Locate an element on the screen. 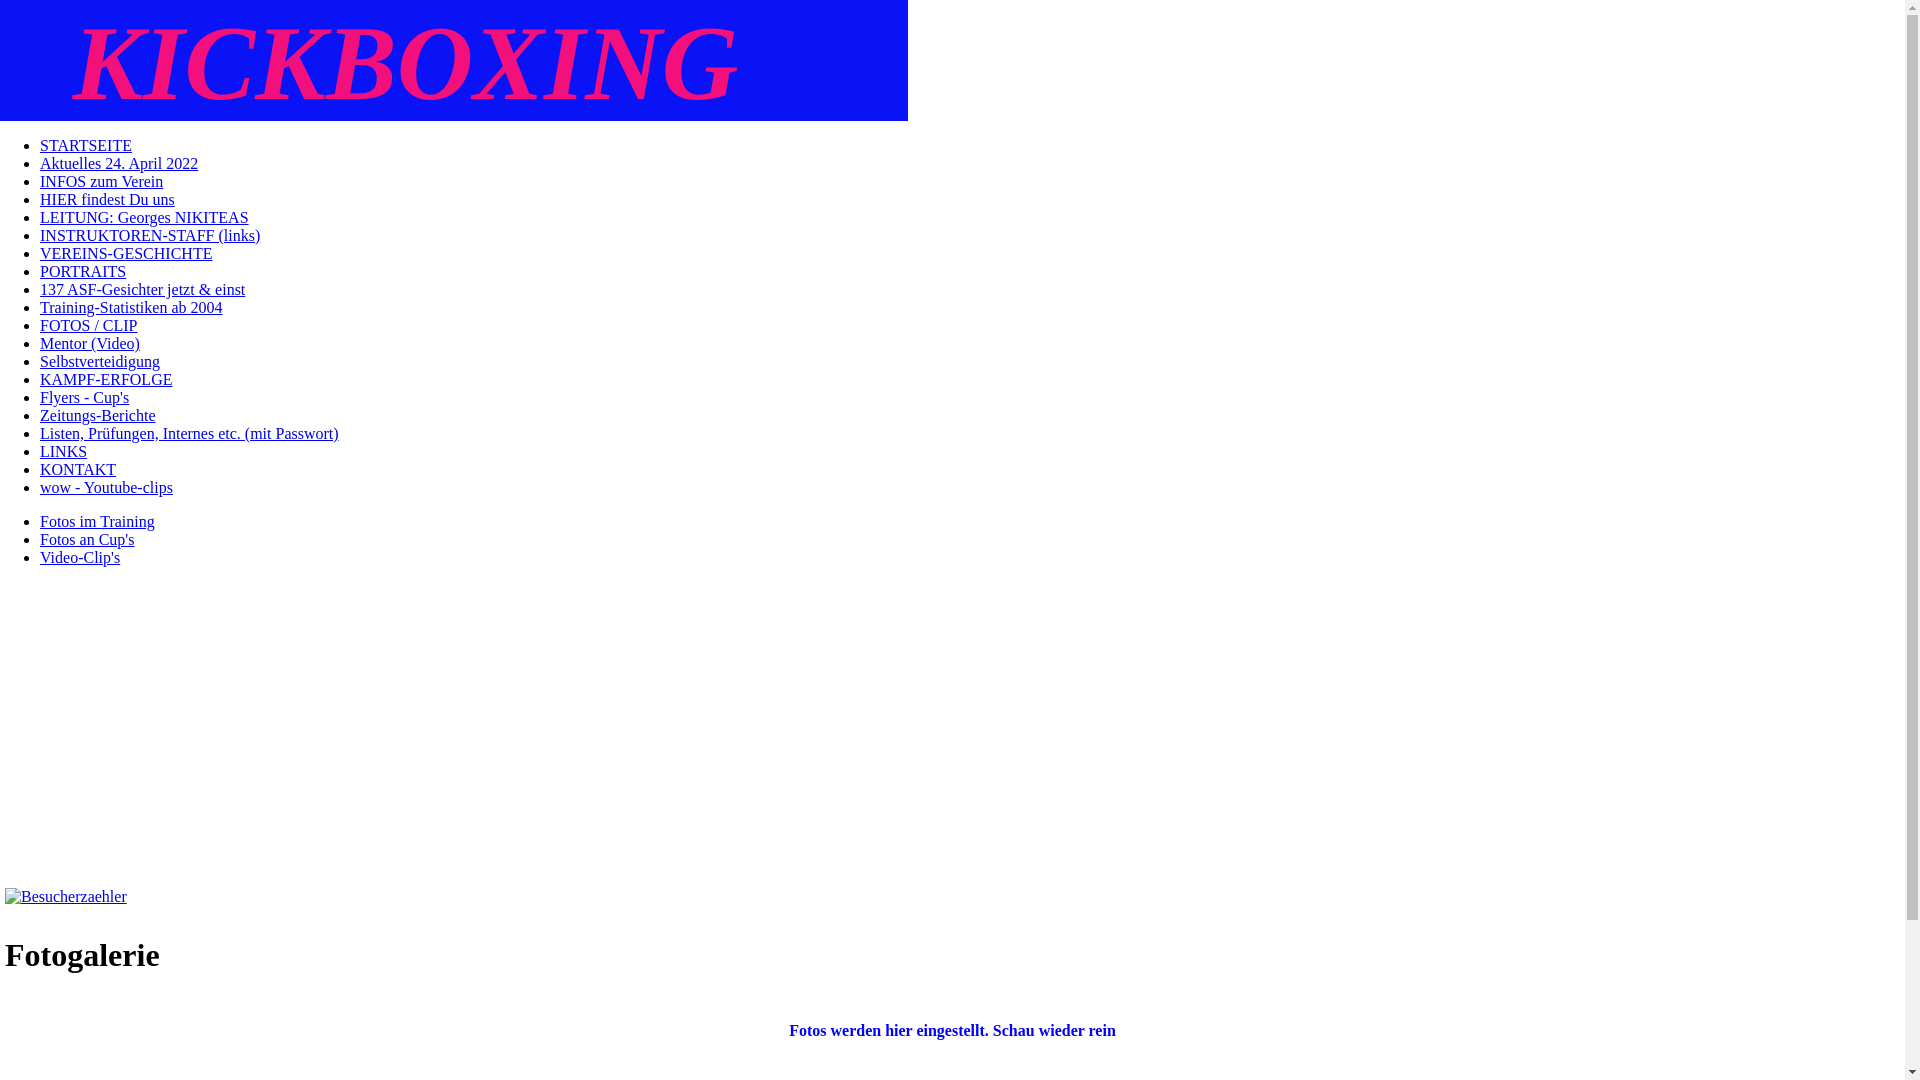 This screenshot has height=1080, width=1920. 'Besucherzaehler' is located at coordinates (66, 895).